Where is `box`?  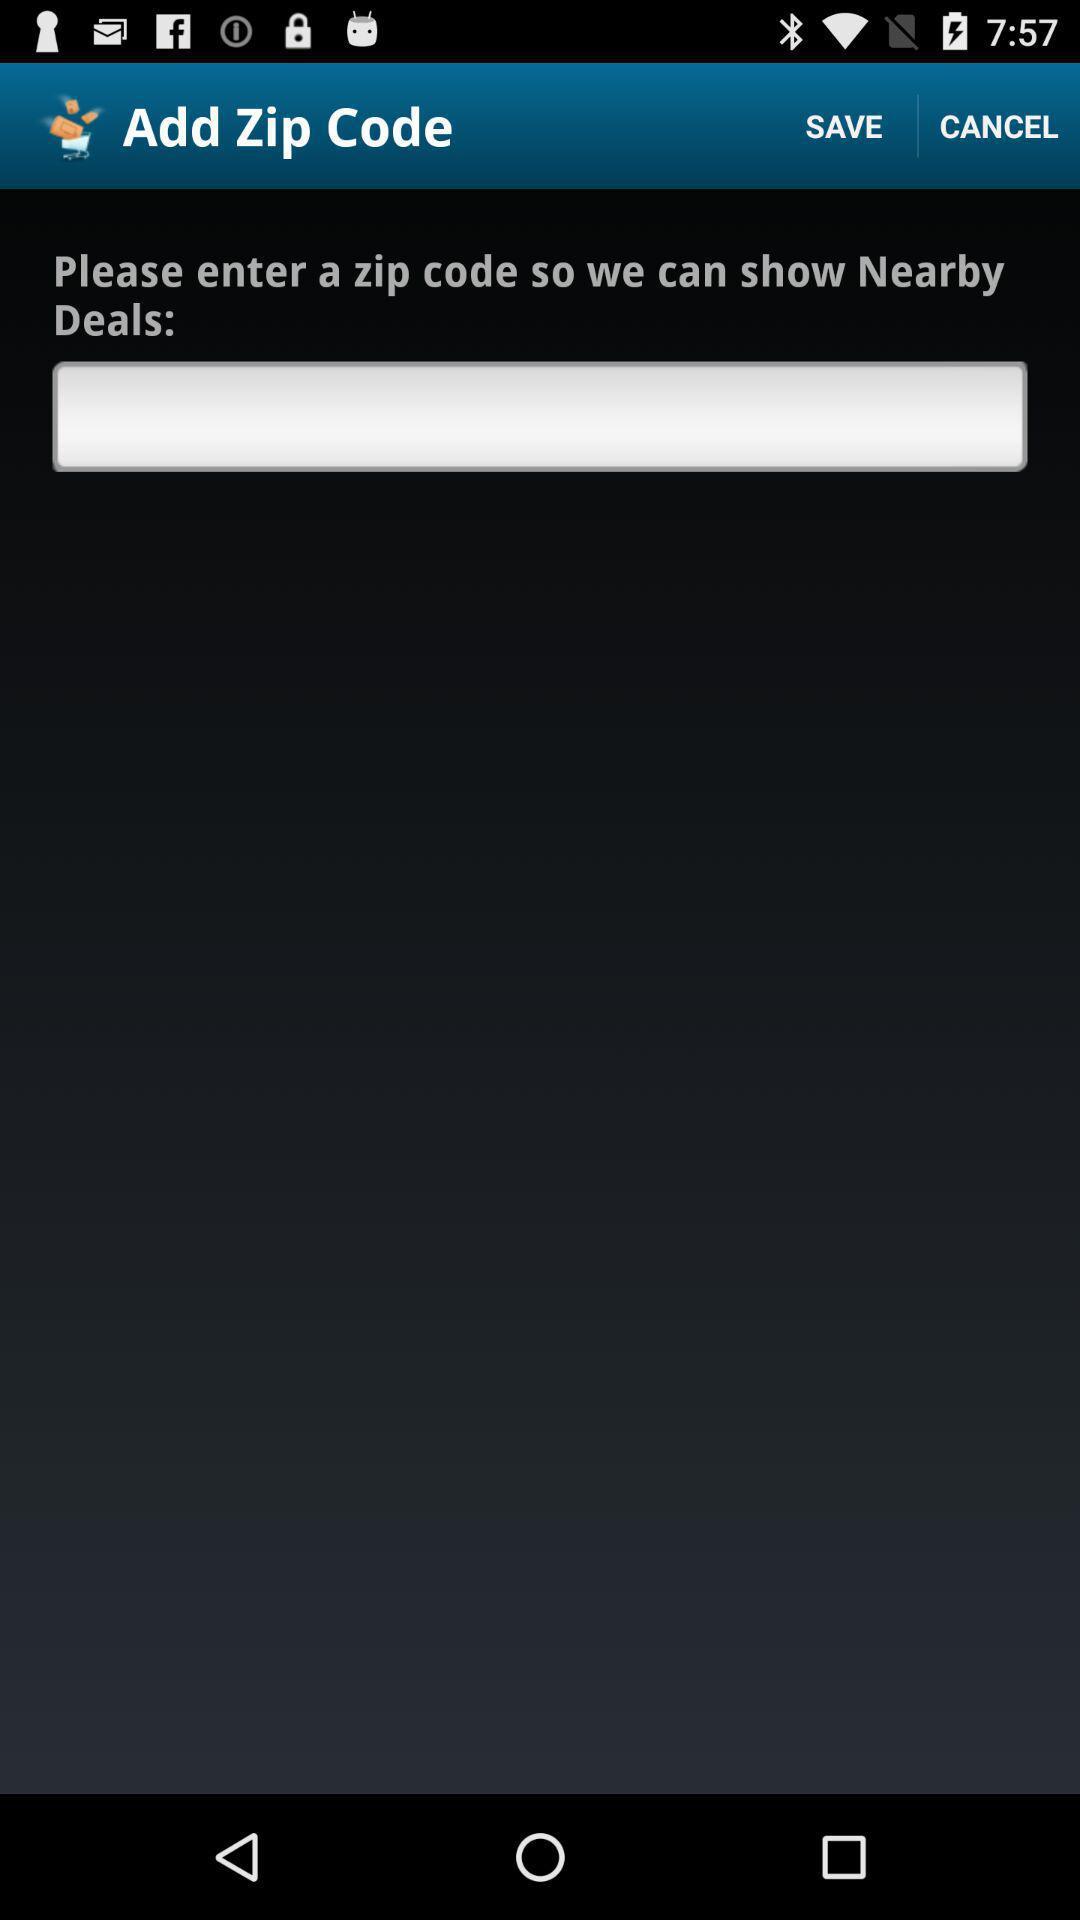
box is located at coordinates (540, 415).